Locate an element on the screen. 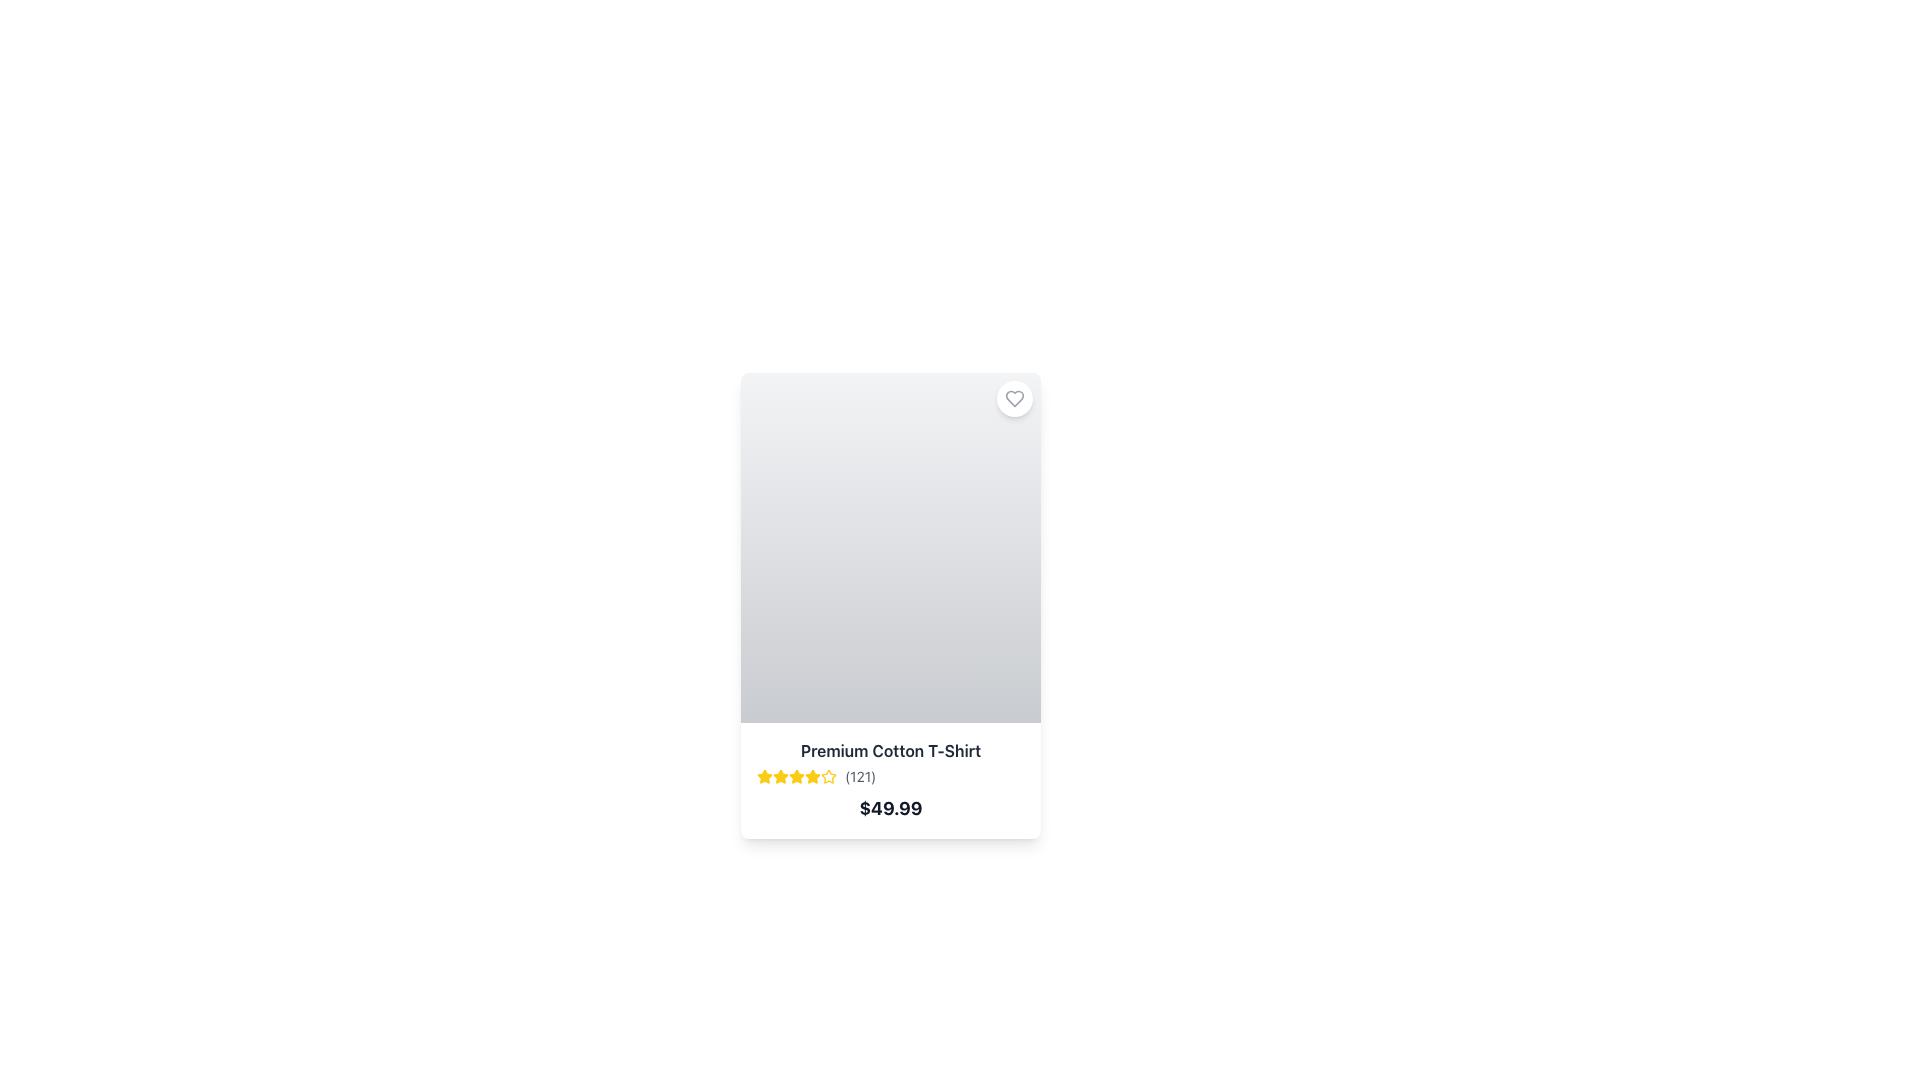  the favorite button located at the top-right corner of the product display card is located at coordinates (1014, 398).